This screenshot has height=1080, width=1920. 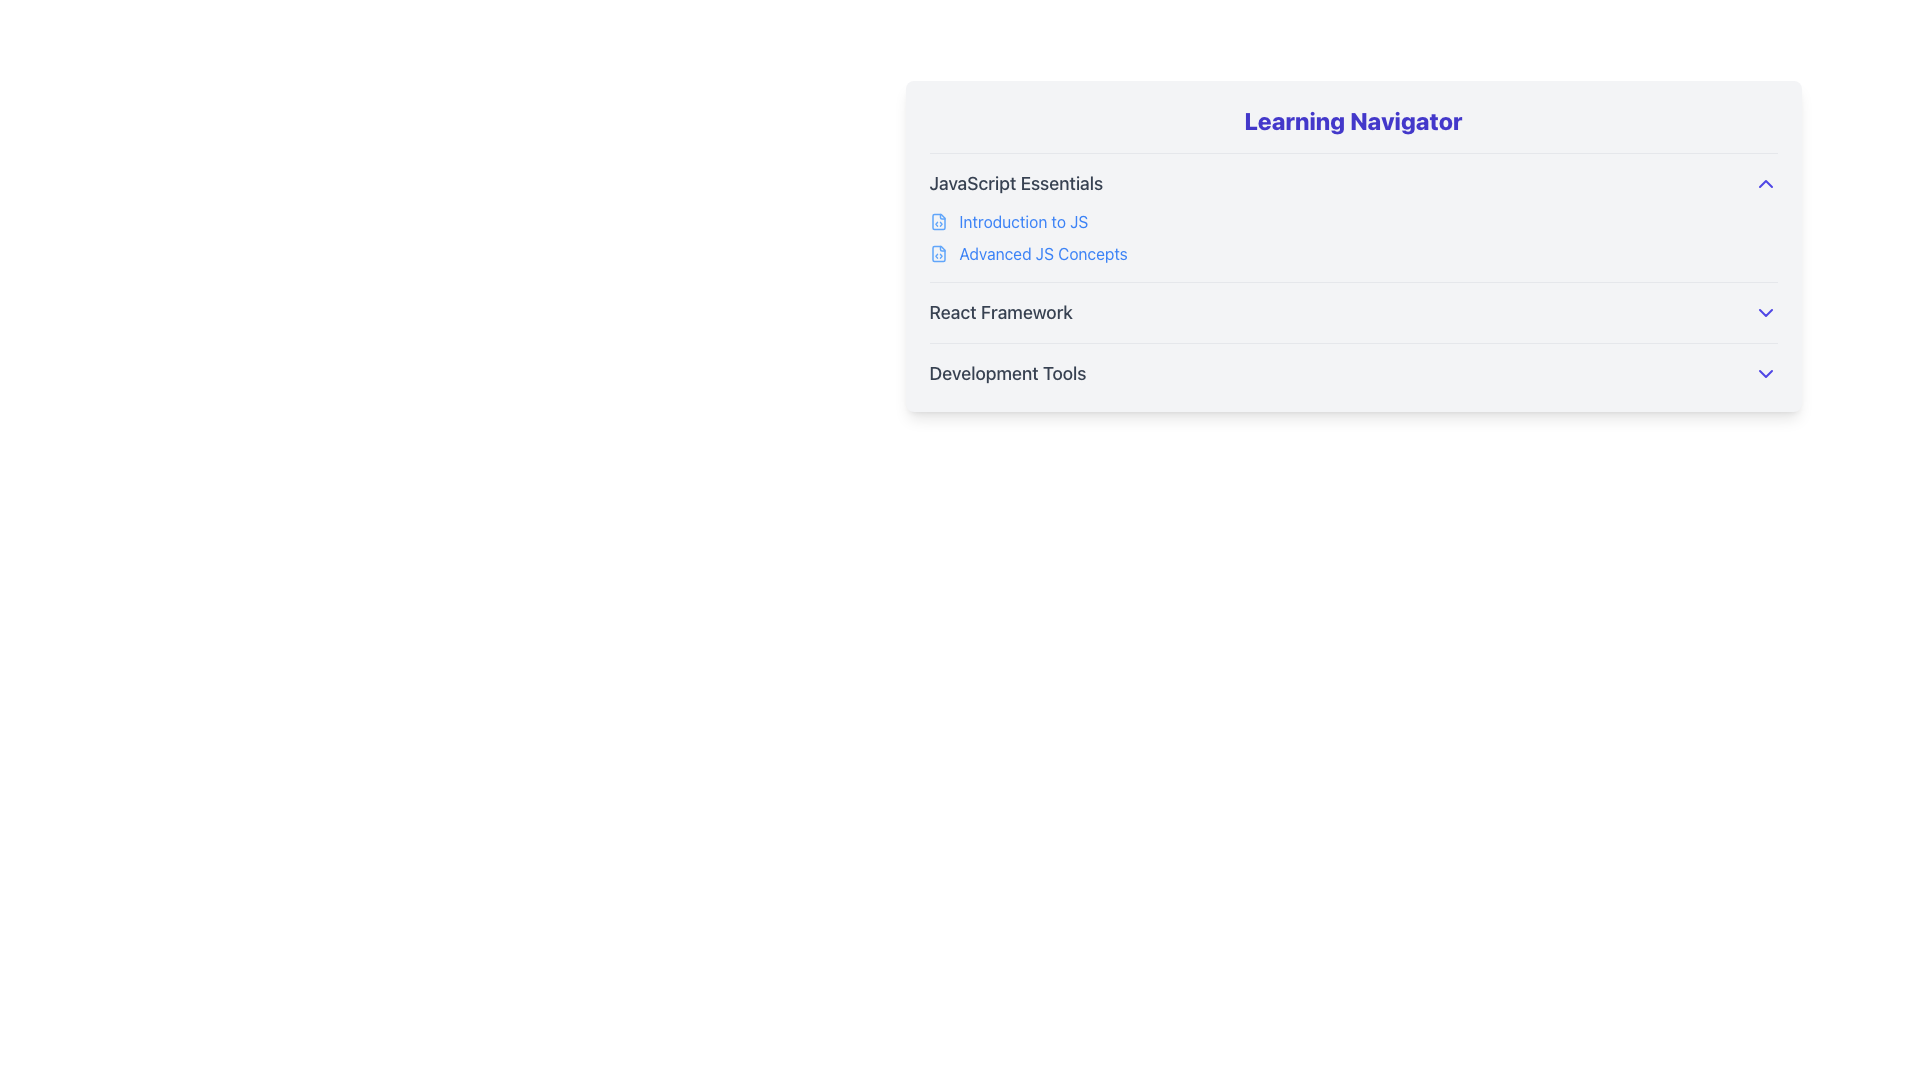 I want to click on the indigo downward-pointing chevron icon, so click(x=1765, y=374).